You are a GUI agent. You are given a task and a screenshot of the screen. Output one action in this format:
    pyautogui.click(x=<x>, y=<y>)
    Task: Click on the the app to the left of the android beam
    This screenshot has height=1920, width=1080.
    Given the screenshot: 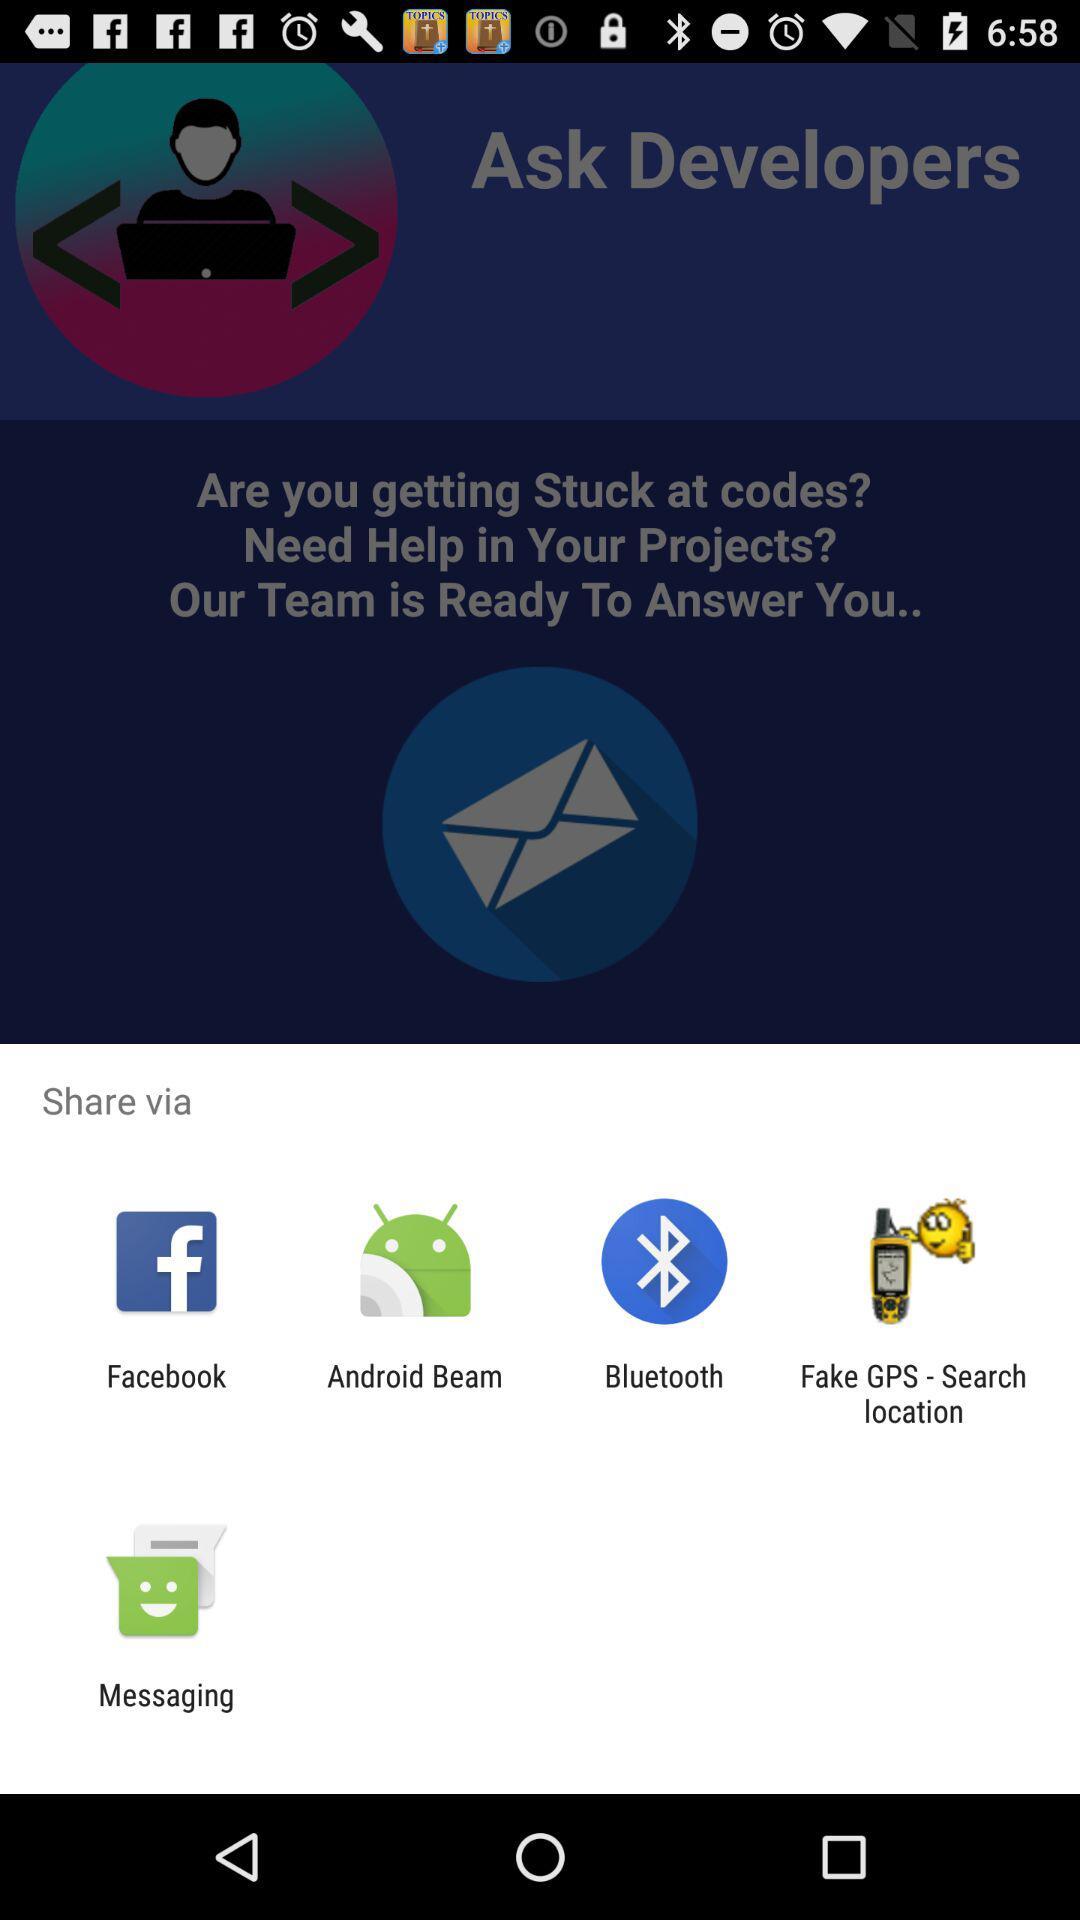 What is the action you would take?
    pyautogui.click(x=165, y=1392)
    